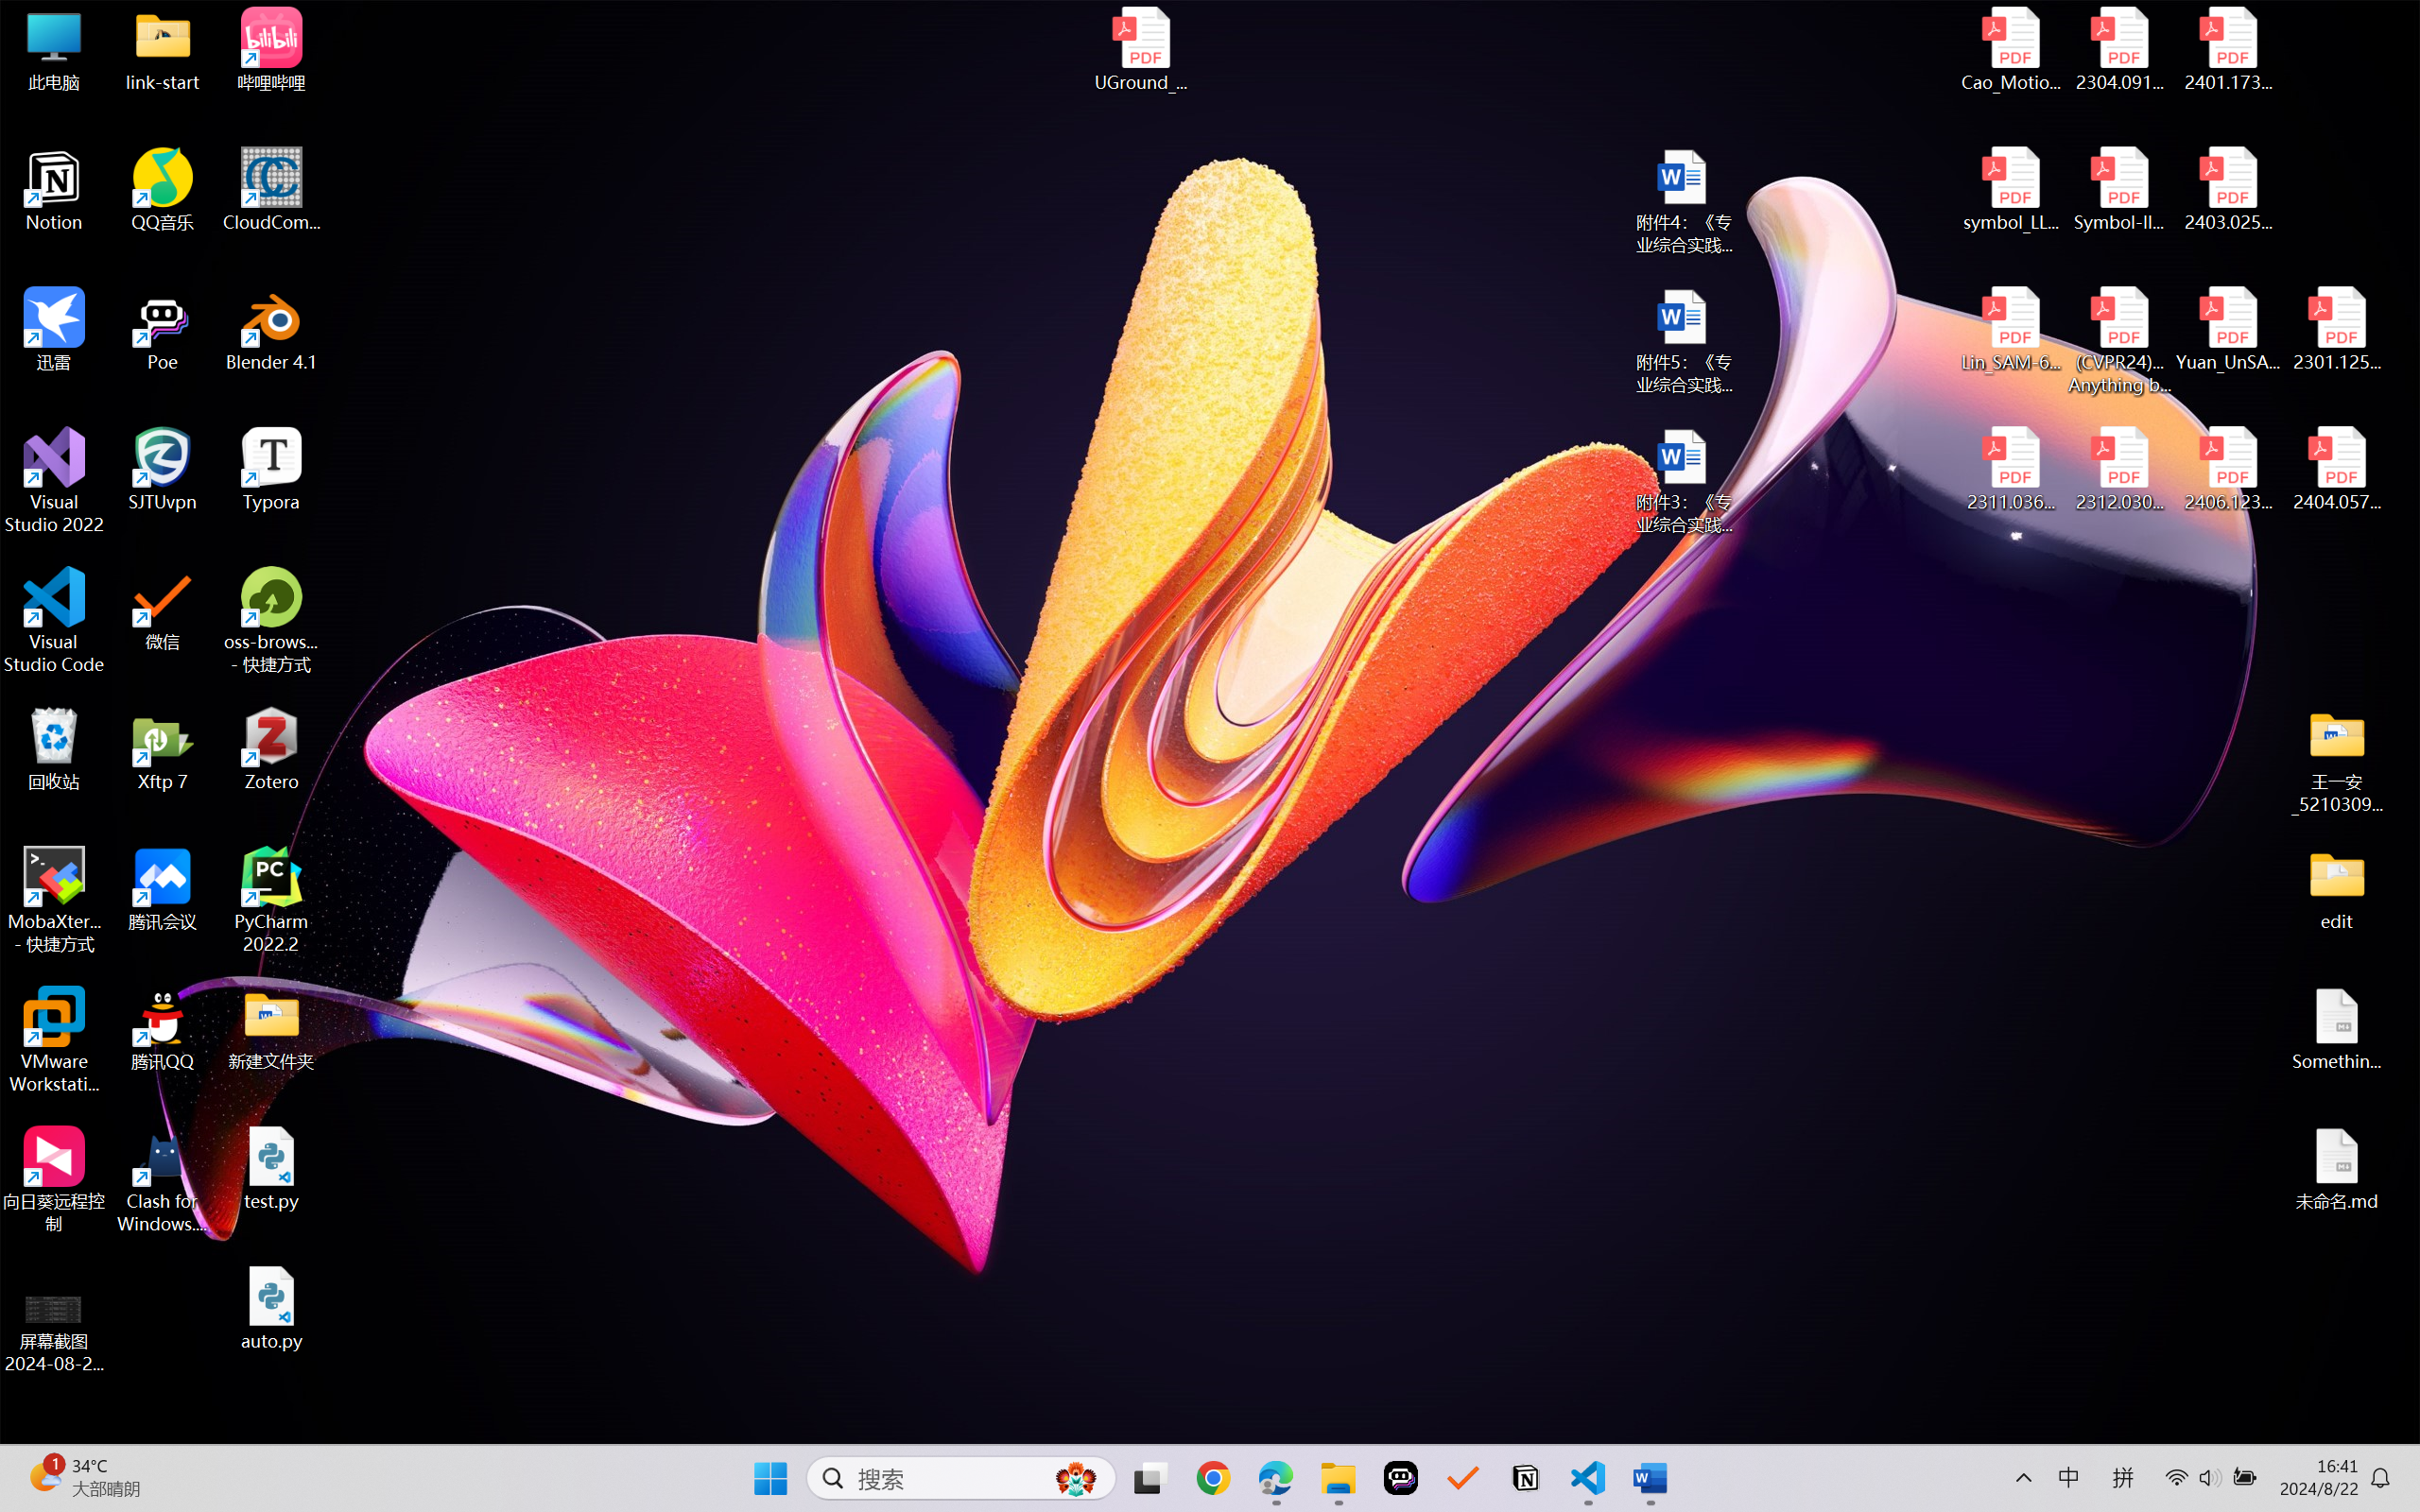 The image size is (2420, 1512). I want to click on '2312.03032v2.pdf', so click(2118, 469).